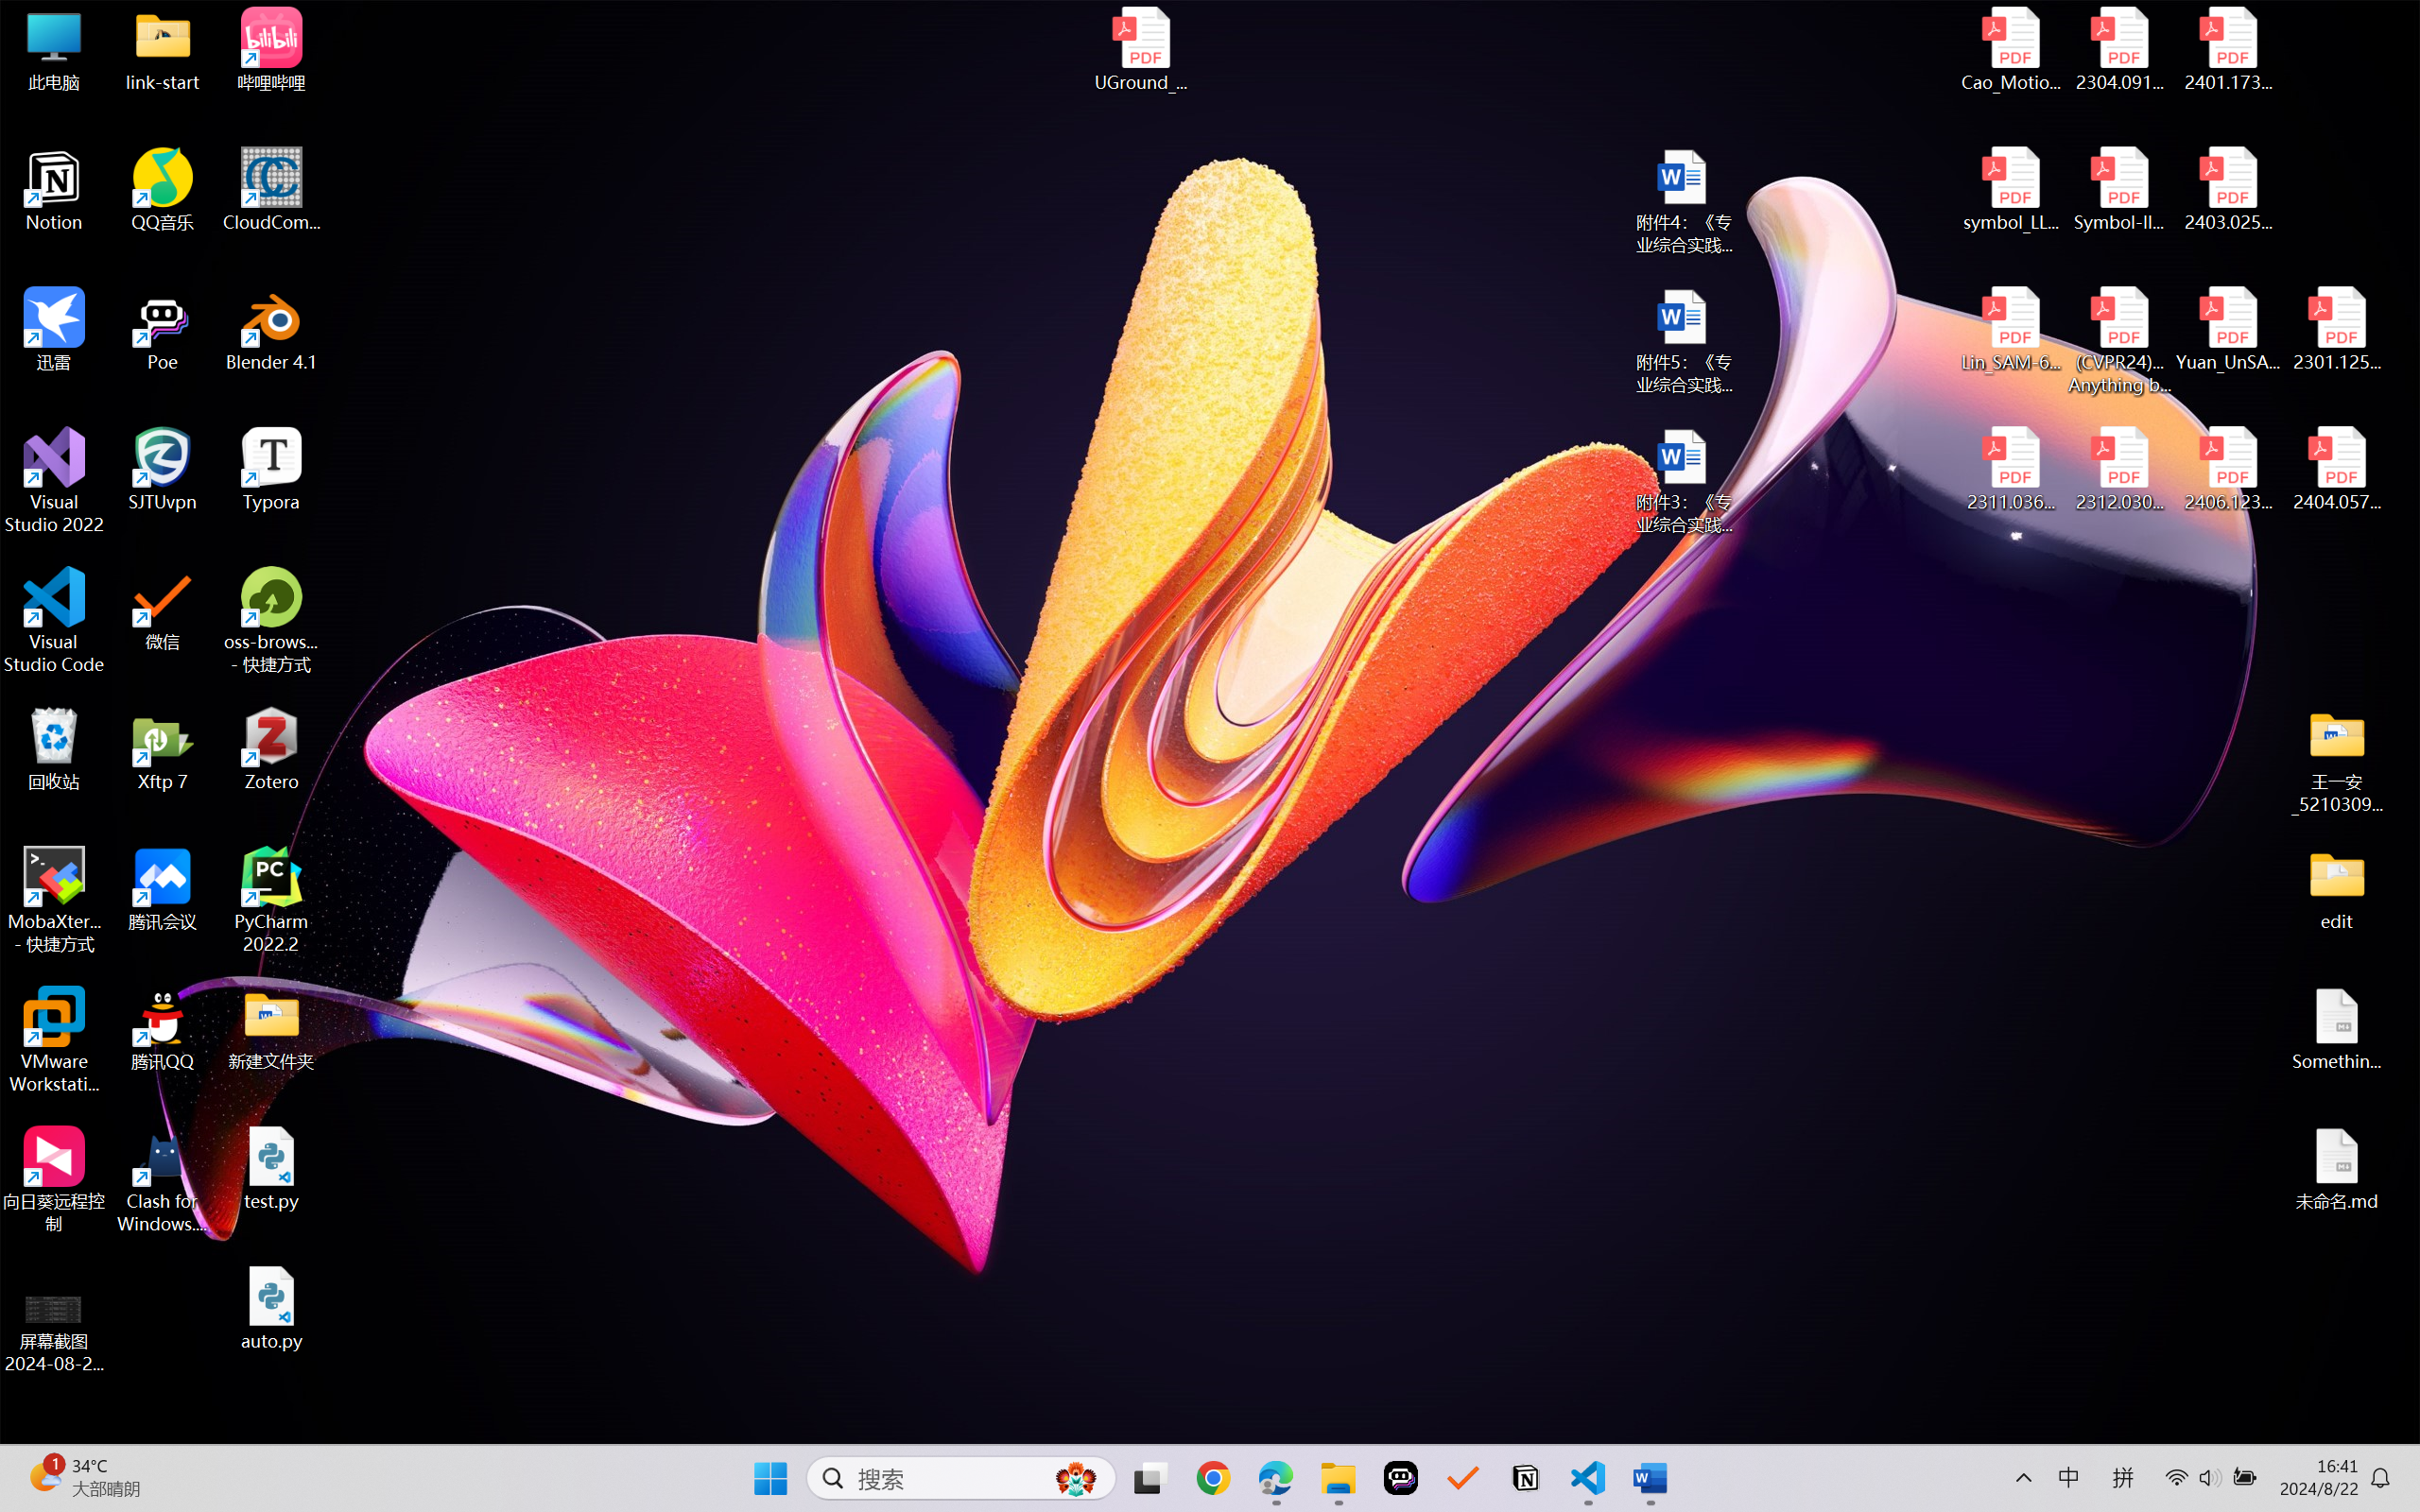 The image size is (2420, 1512). I want to click on '2312.03032v2.pdf', so click(2118, 469).